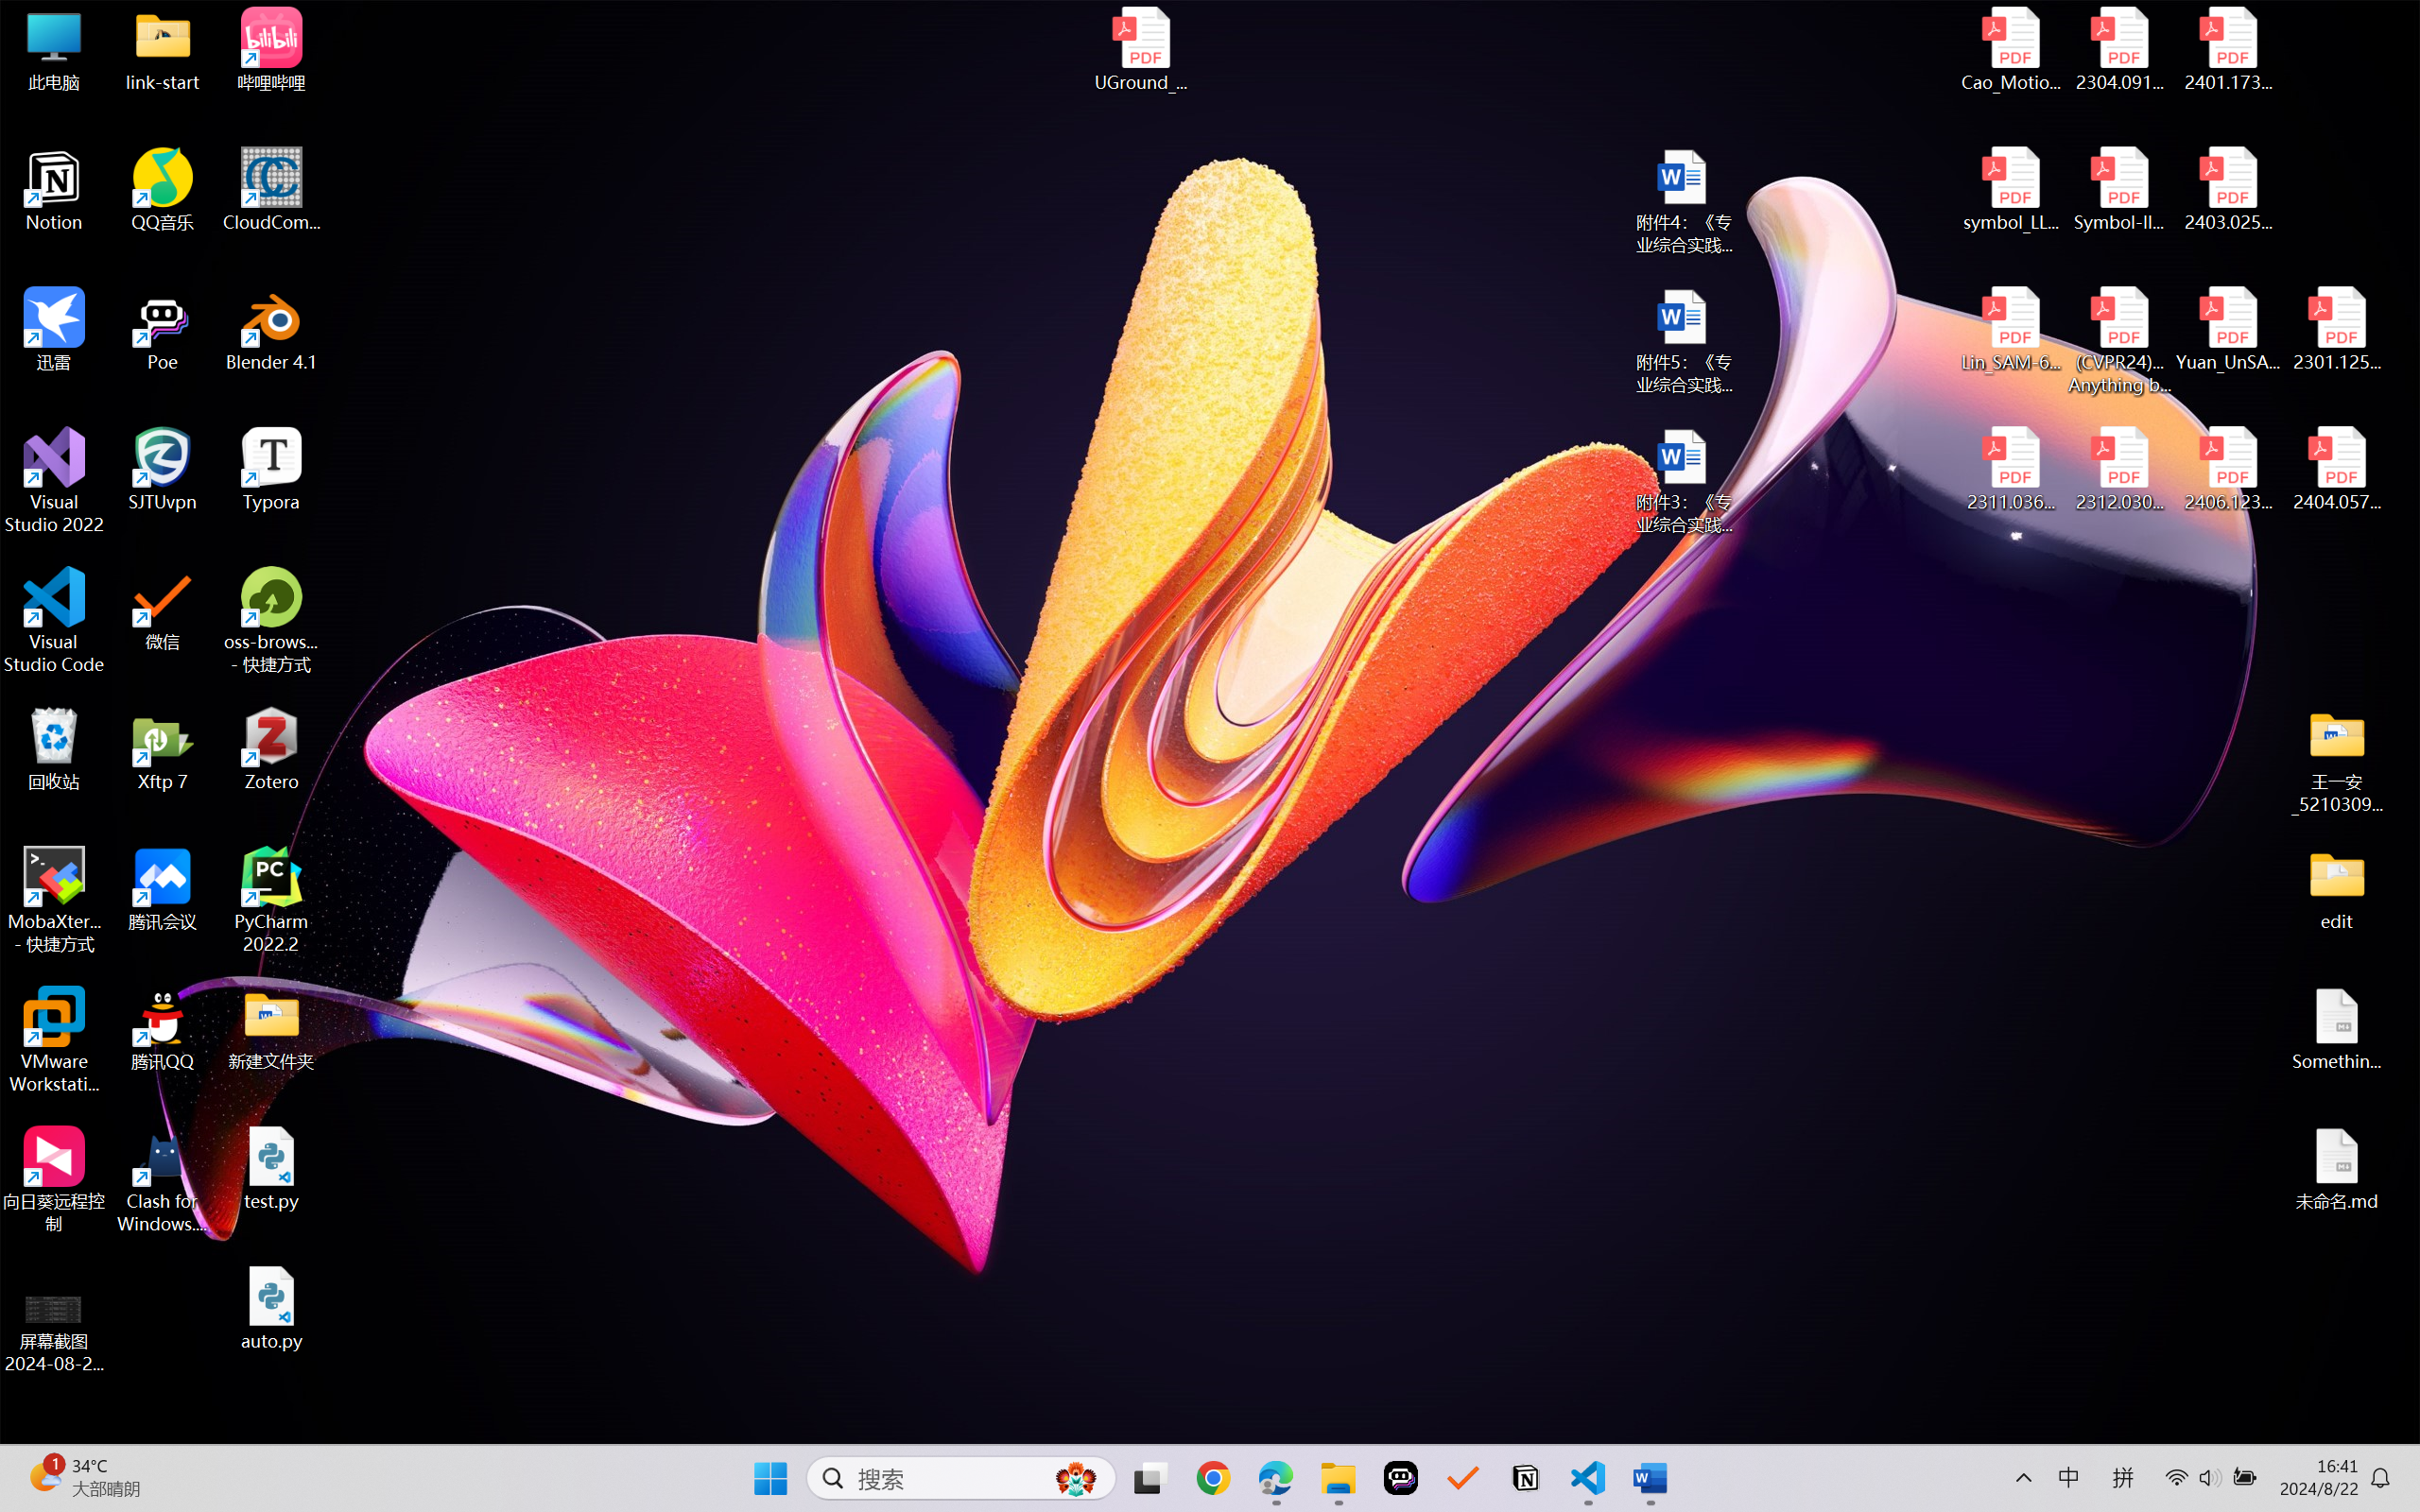 The image size is (2420, 1512). I want to click on '2312.03032v2.pdf', so click(2118, 469).